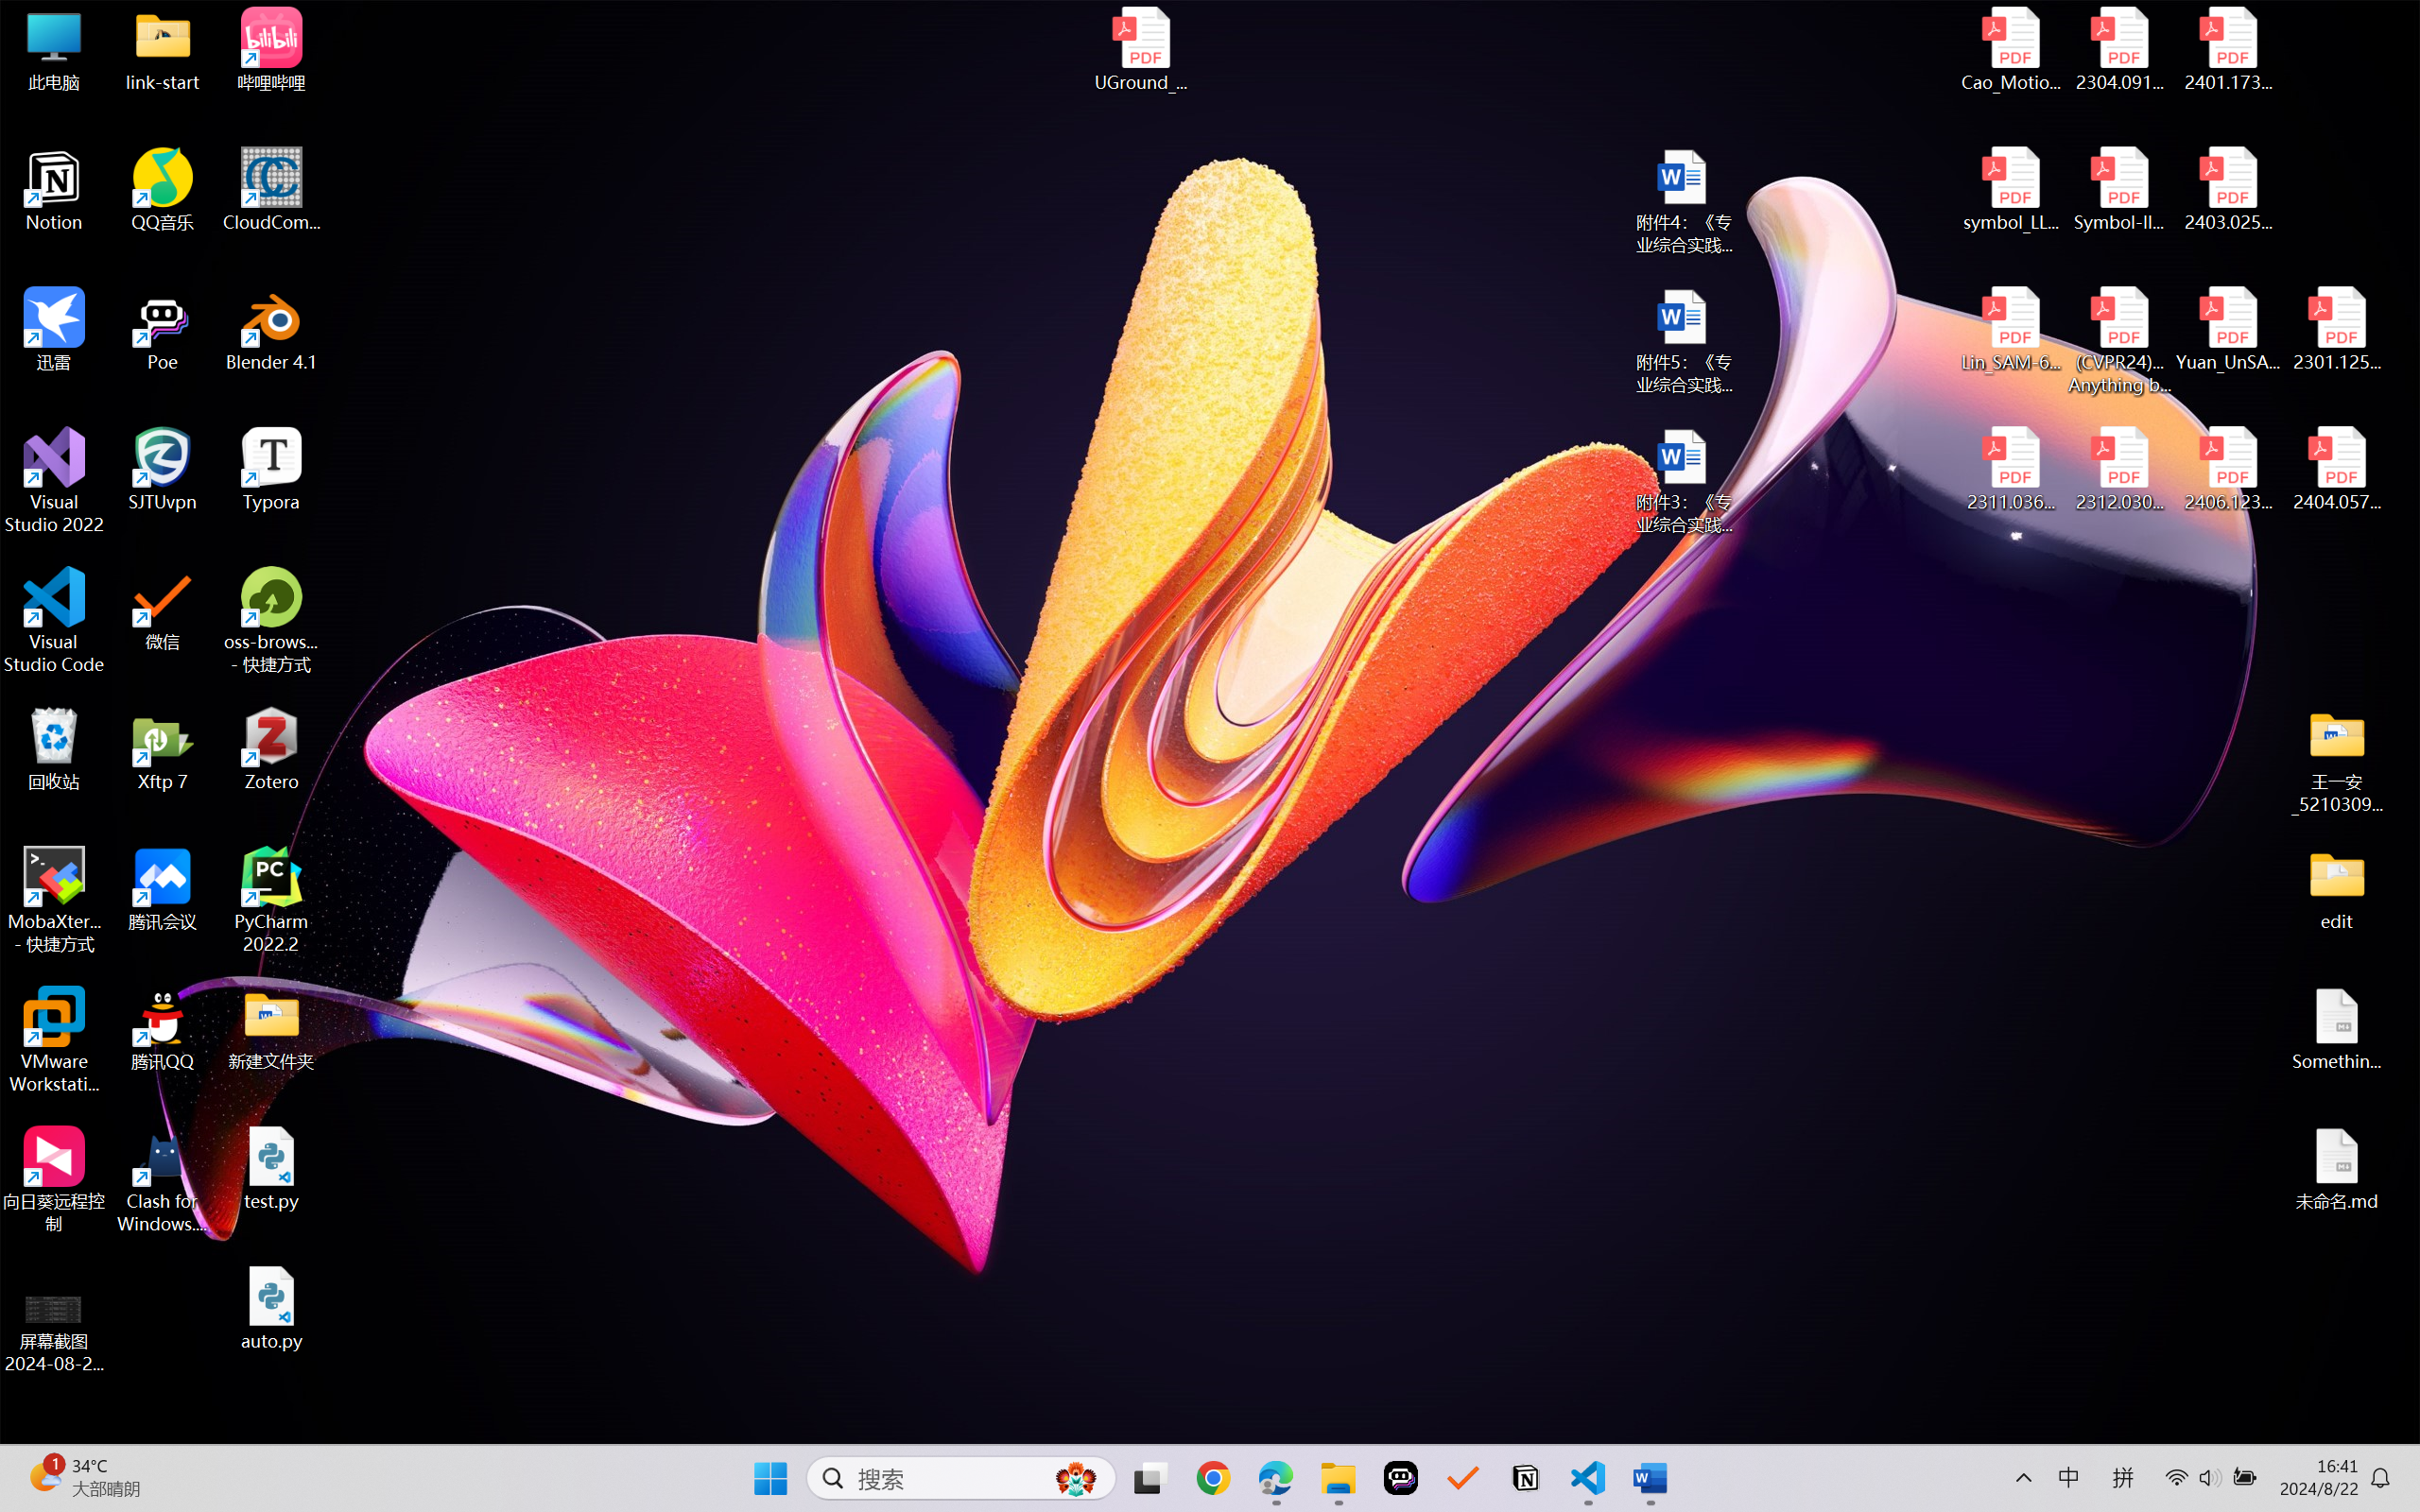 The image size is (2420, 1512). I want to click on '2312.03032v2.pdf', so click(2118, 469).